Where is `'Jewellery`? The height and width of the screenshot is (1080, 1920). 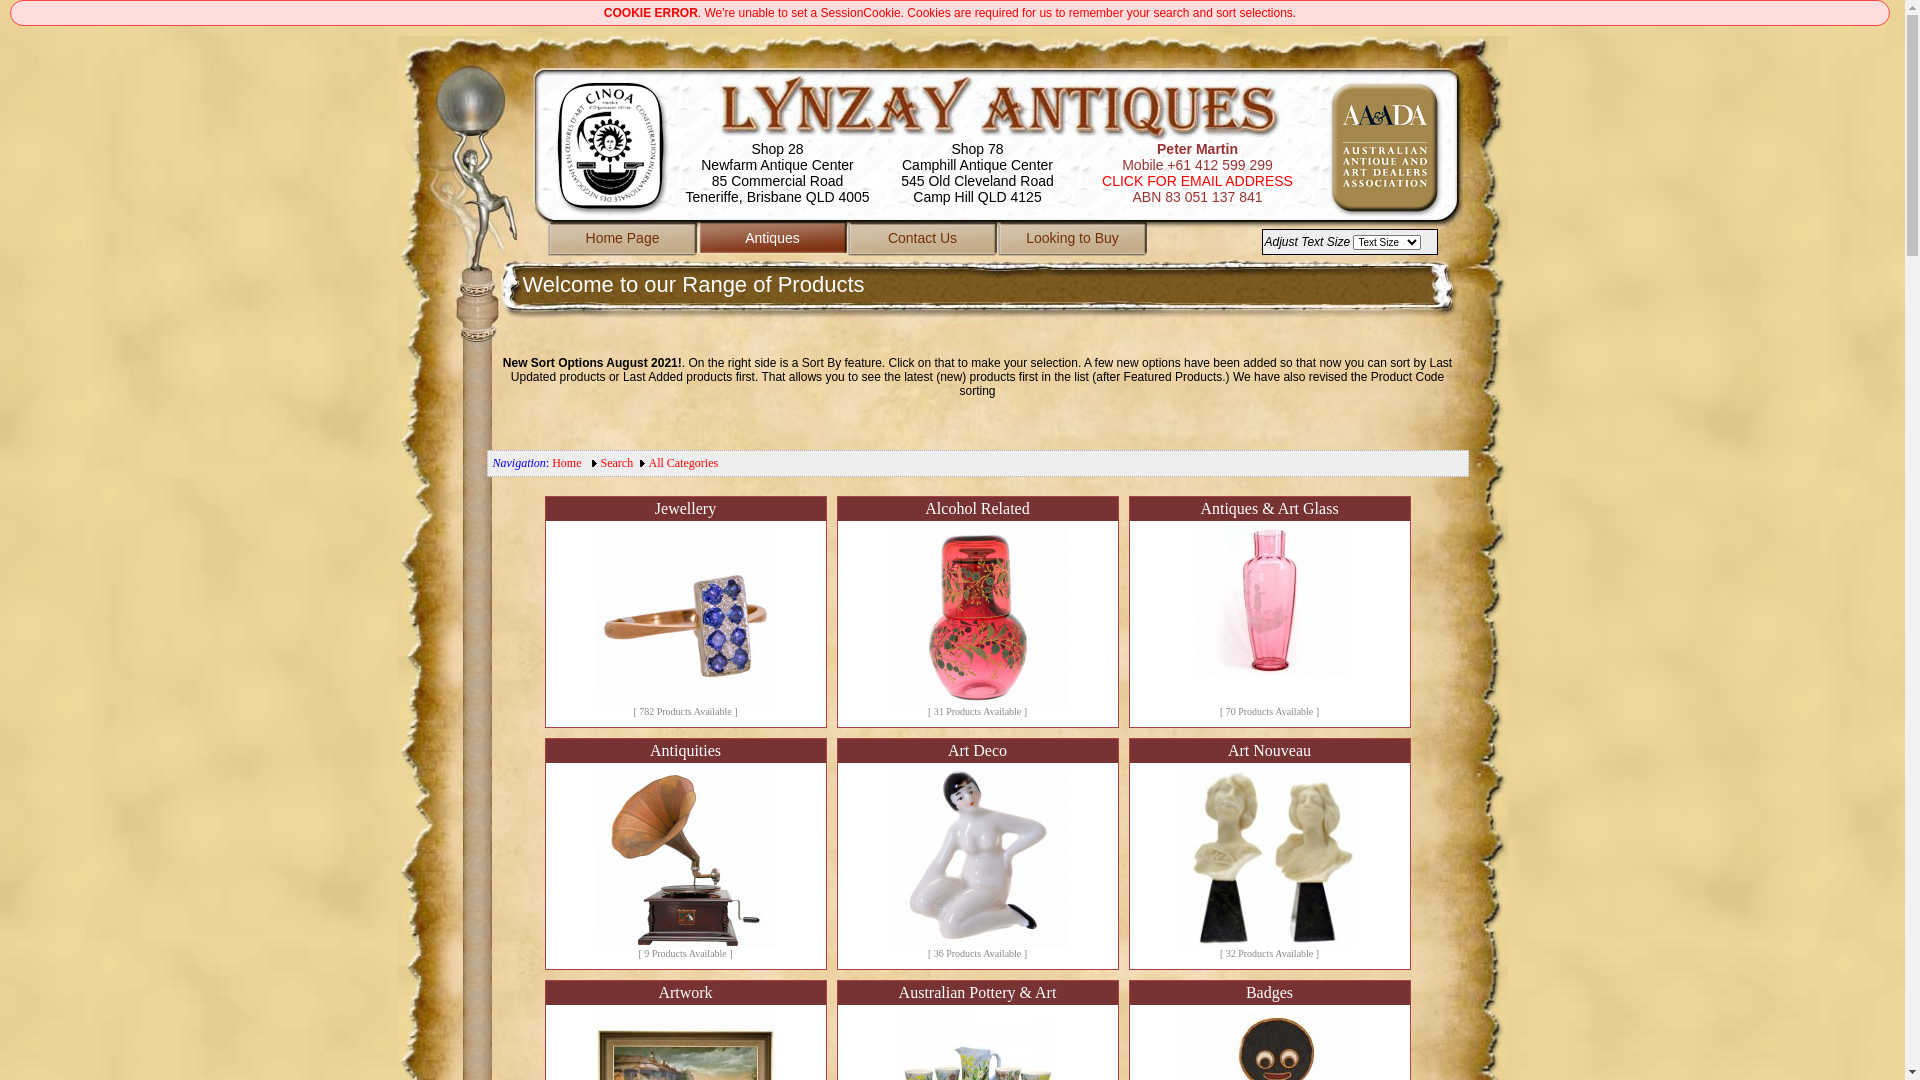 'Jewellery is located at coordinates (685, 611).